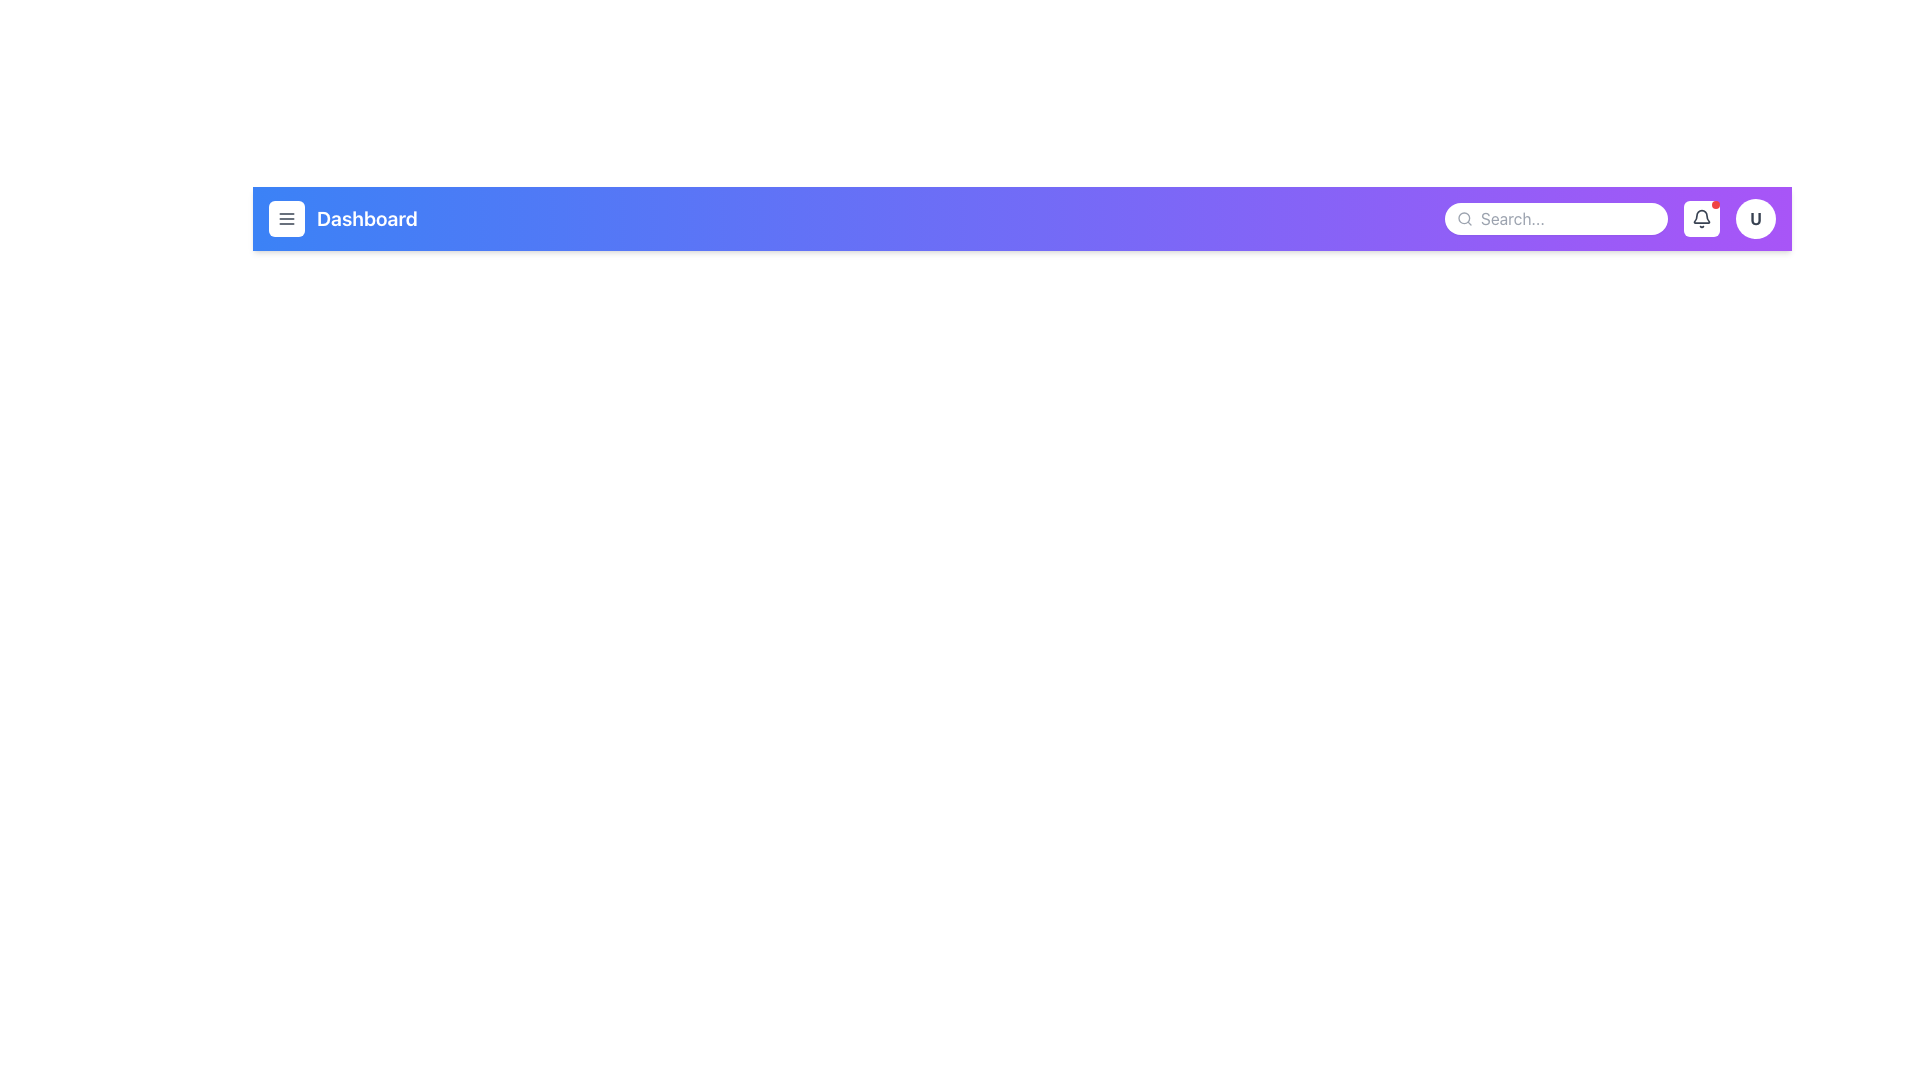 The height and width of the screenshot is (1080, 1920). I want to click on the 'Dashboard' text label located in the navigation bar, which serves as a title for the current section of the application, so click(367, 219).